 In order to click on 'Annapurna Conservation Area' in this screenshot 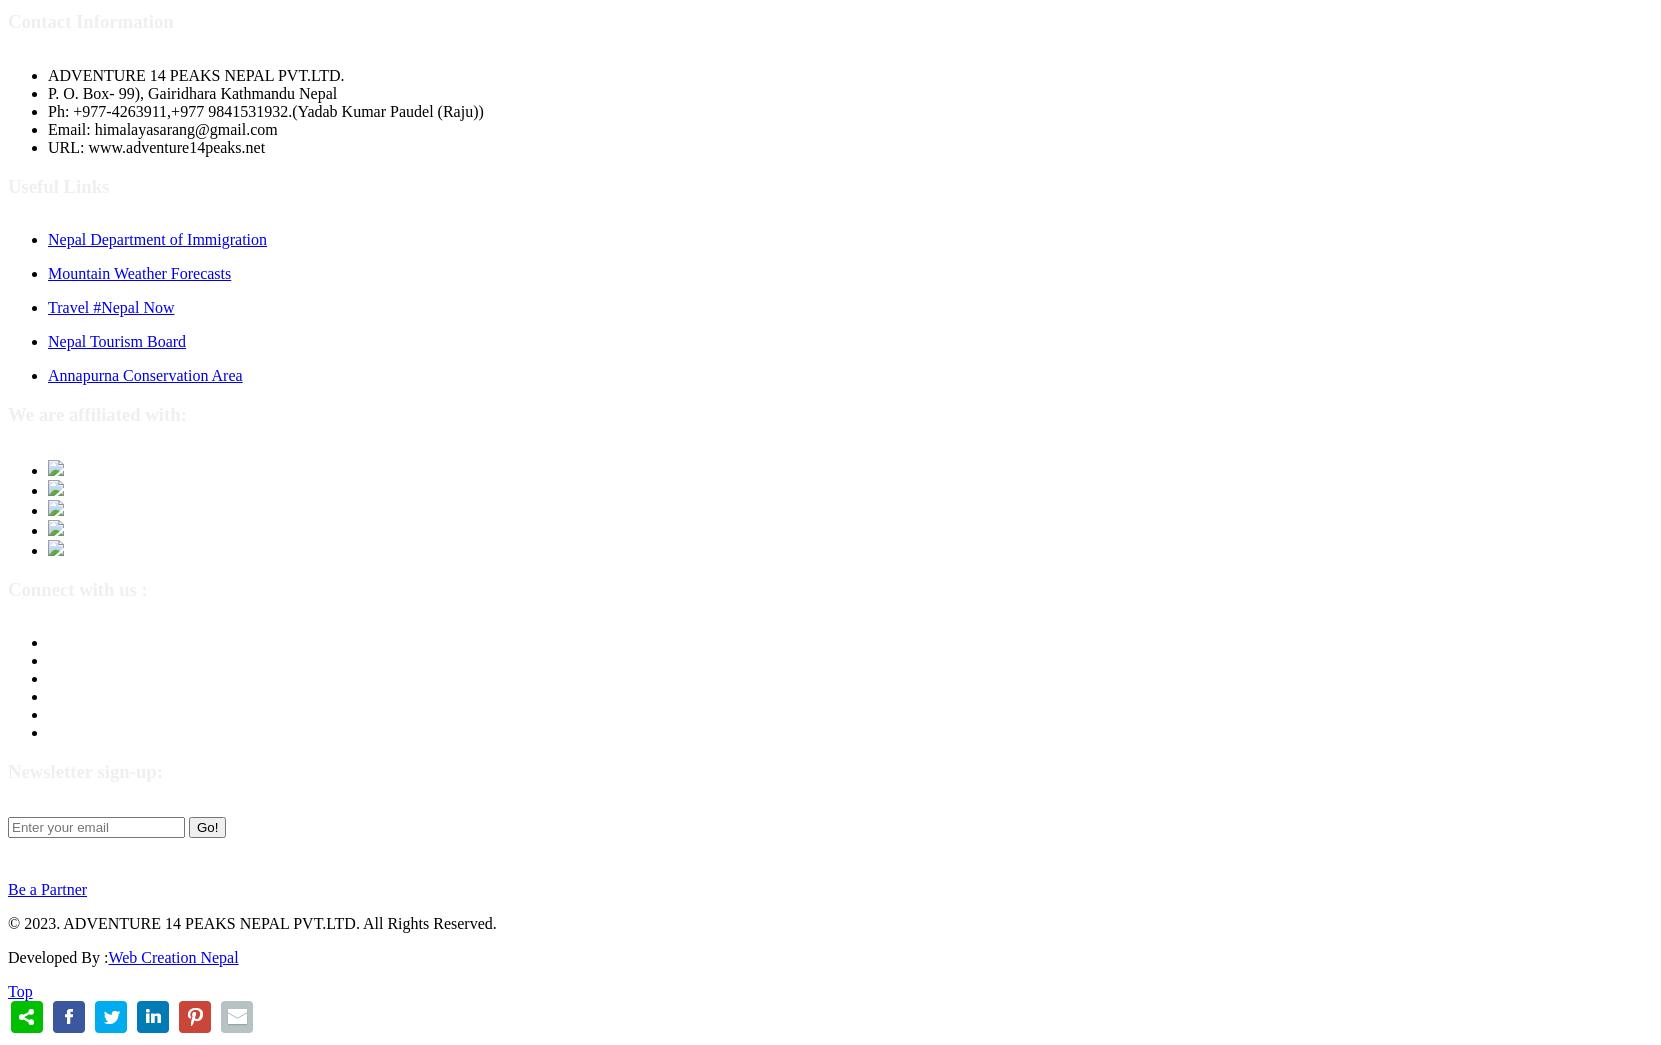, I will do `click(145, 374)`.